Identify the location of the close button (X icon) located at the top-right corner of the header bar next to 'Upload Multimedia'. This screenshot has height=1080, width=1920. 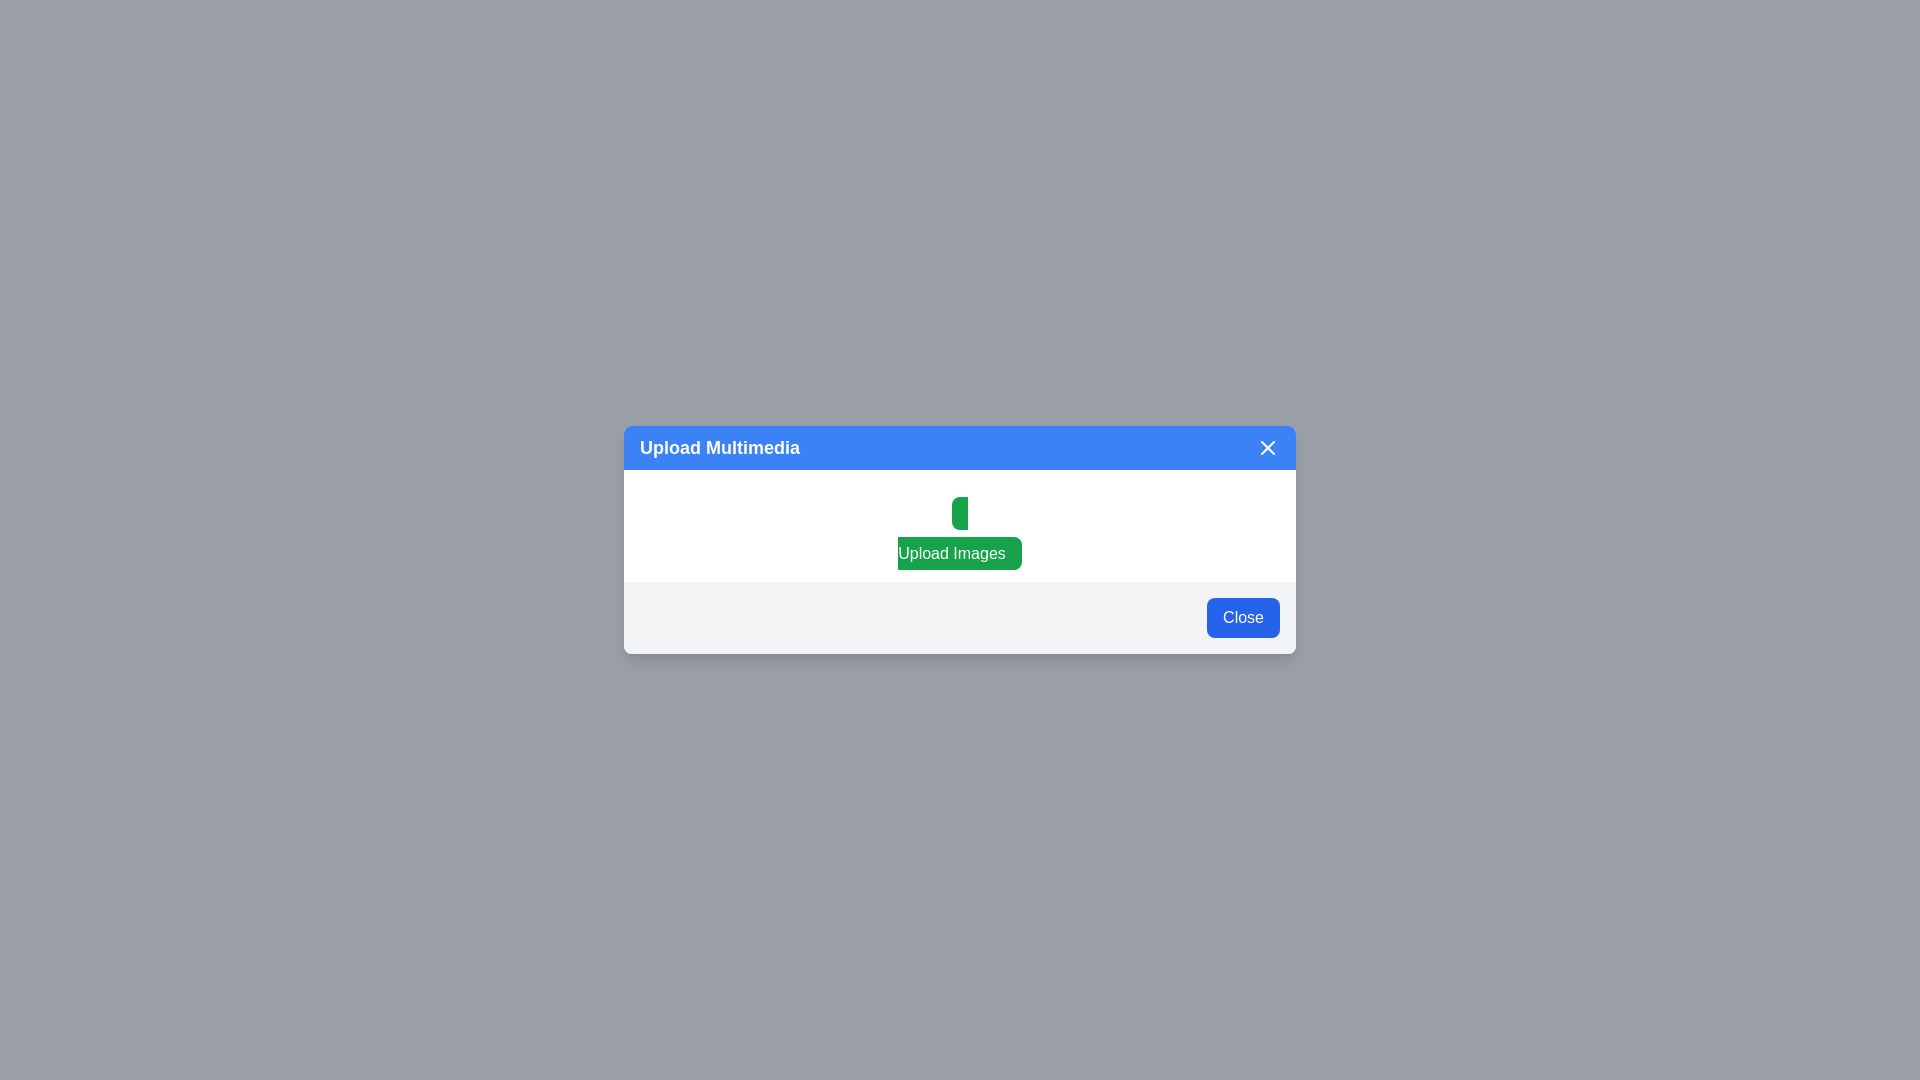
(1266, 446).